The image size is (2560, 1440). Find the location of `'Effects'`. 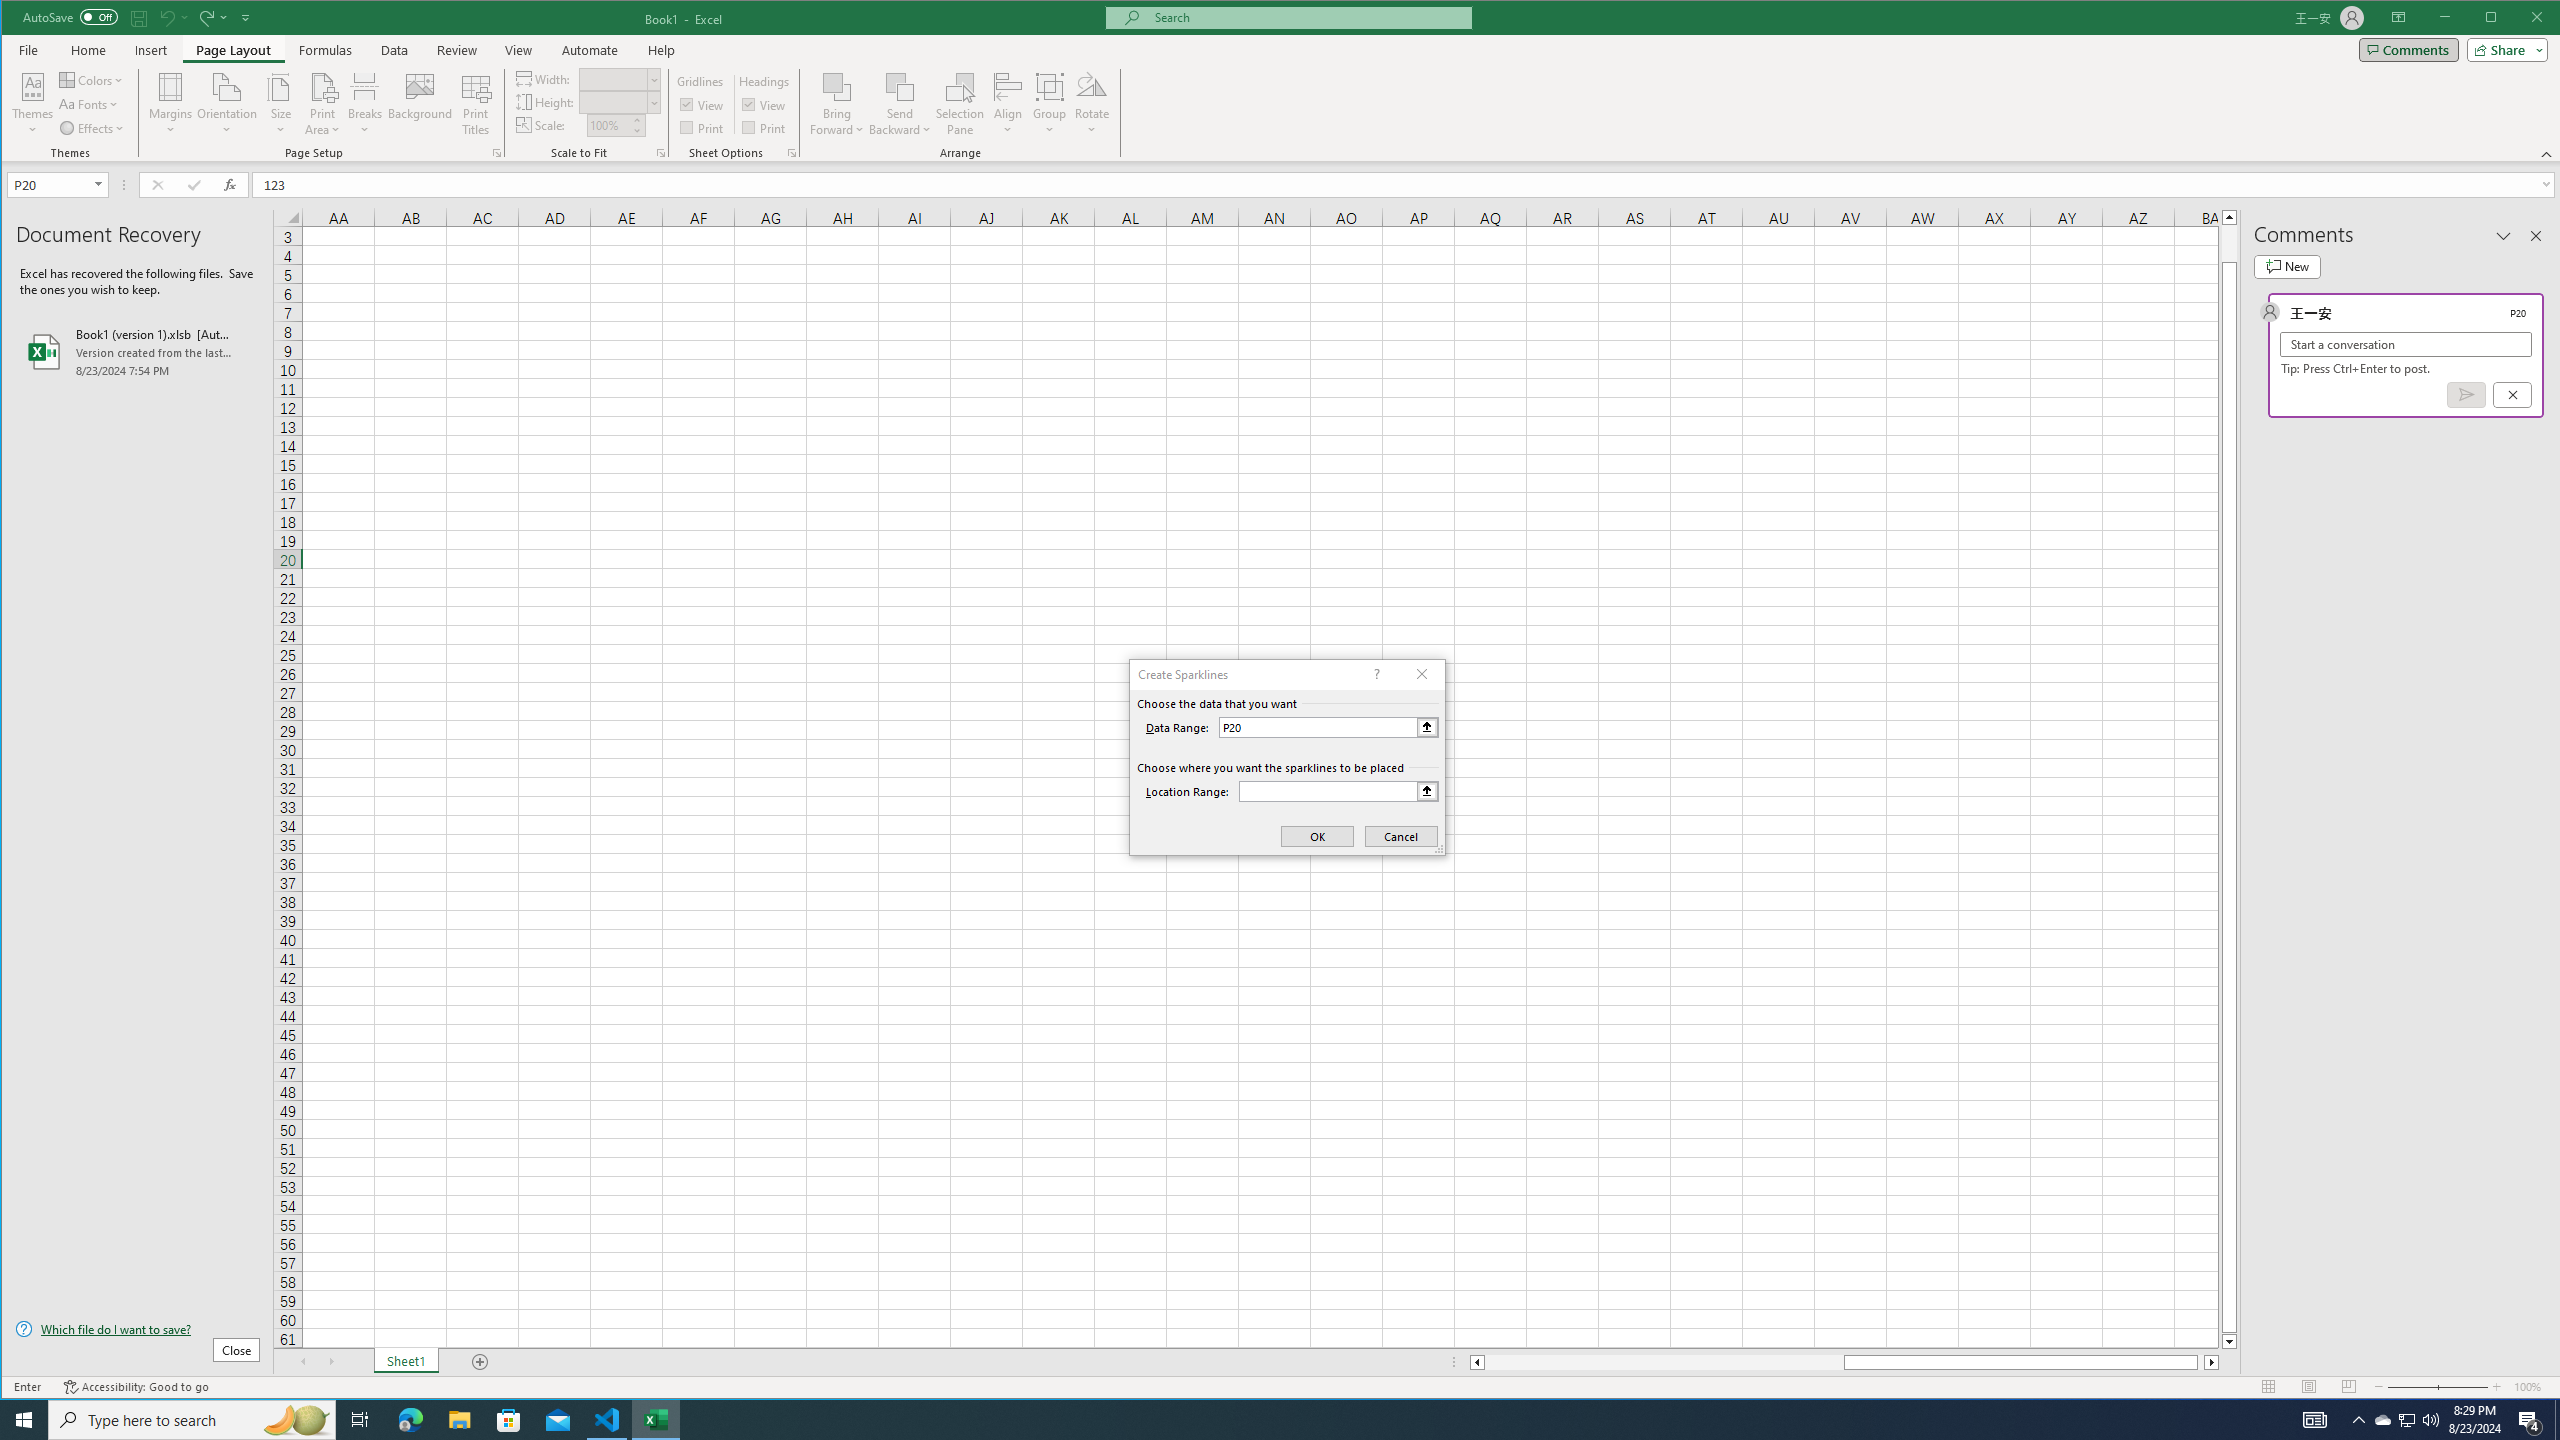

'Effects' is located at coordinates (93, 127).